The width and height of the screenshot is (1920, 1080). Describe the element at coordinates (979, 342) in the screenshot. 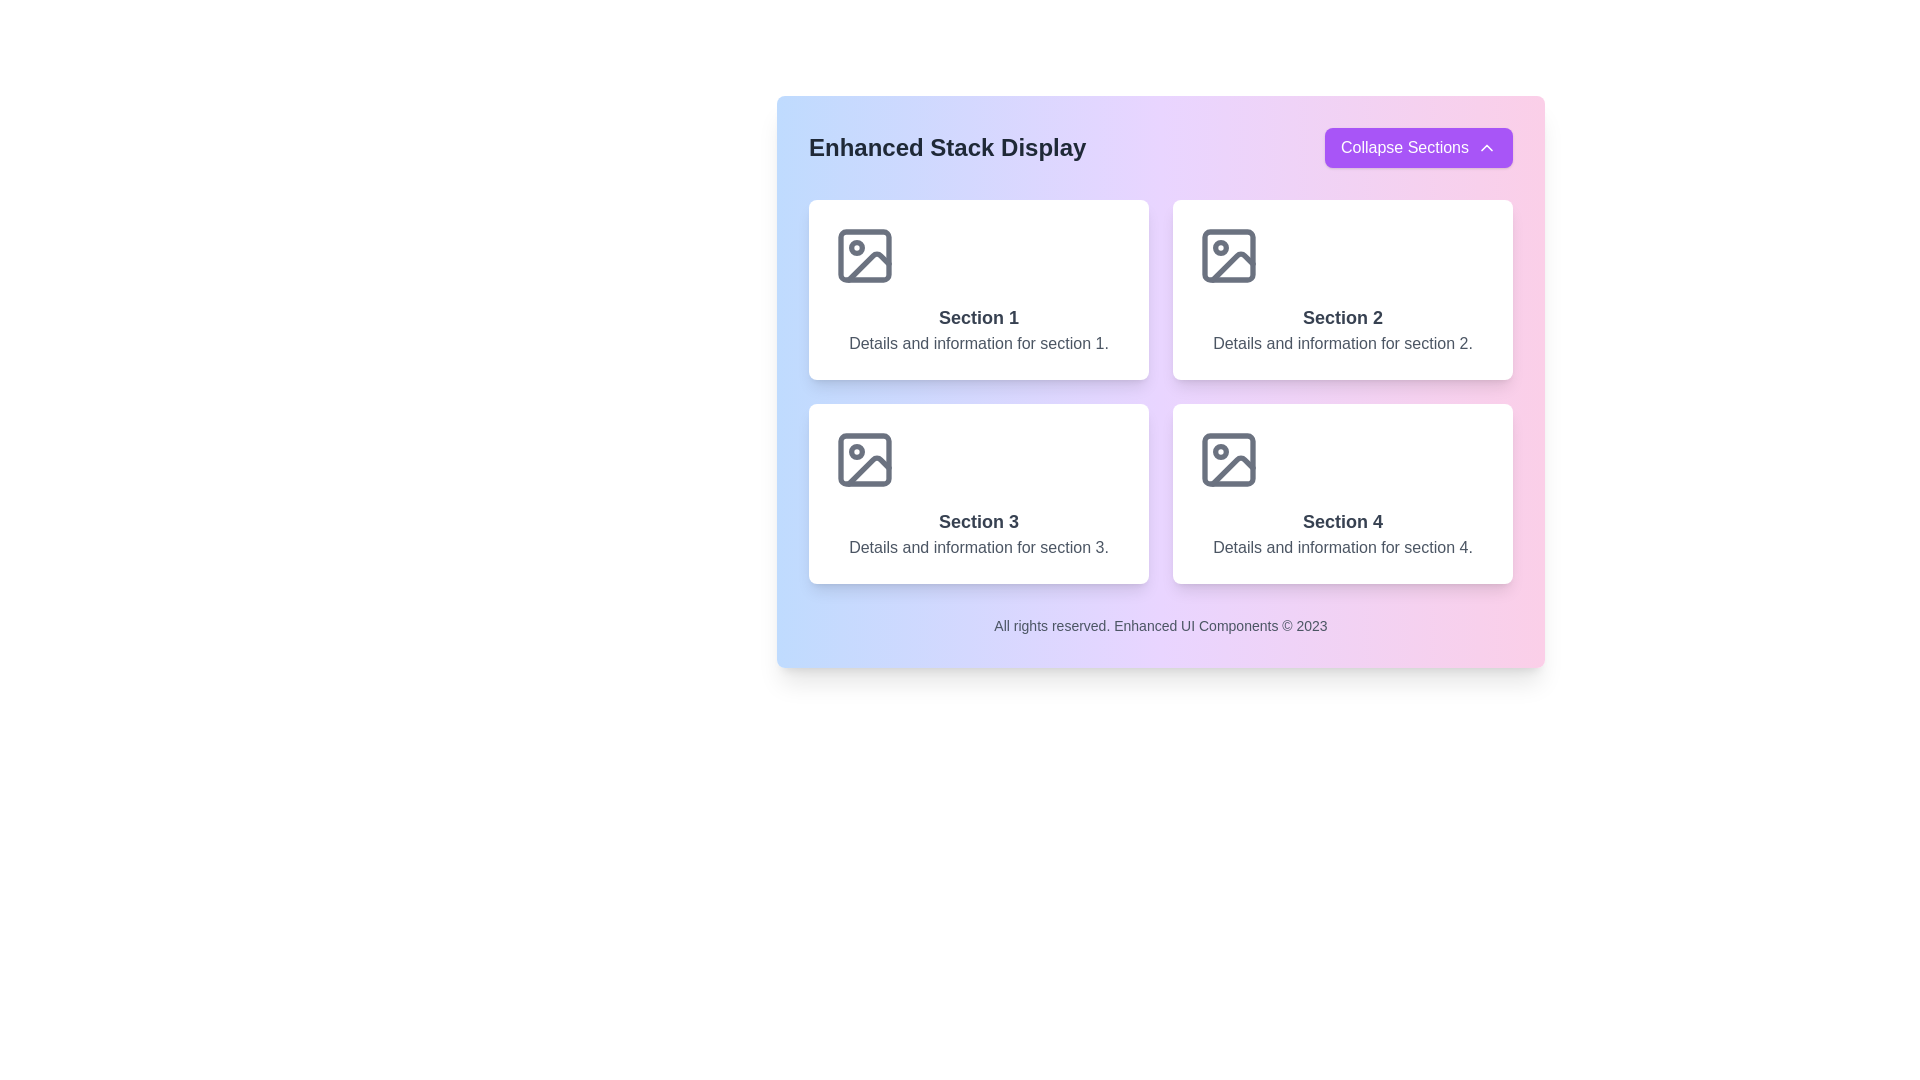

I see `text content of the descriptive Text element located below 'Section 1' in the top-left section of the grid layout` at that location.